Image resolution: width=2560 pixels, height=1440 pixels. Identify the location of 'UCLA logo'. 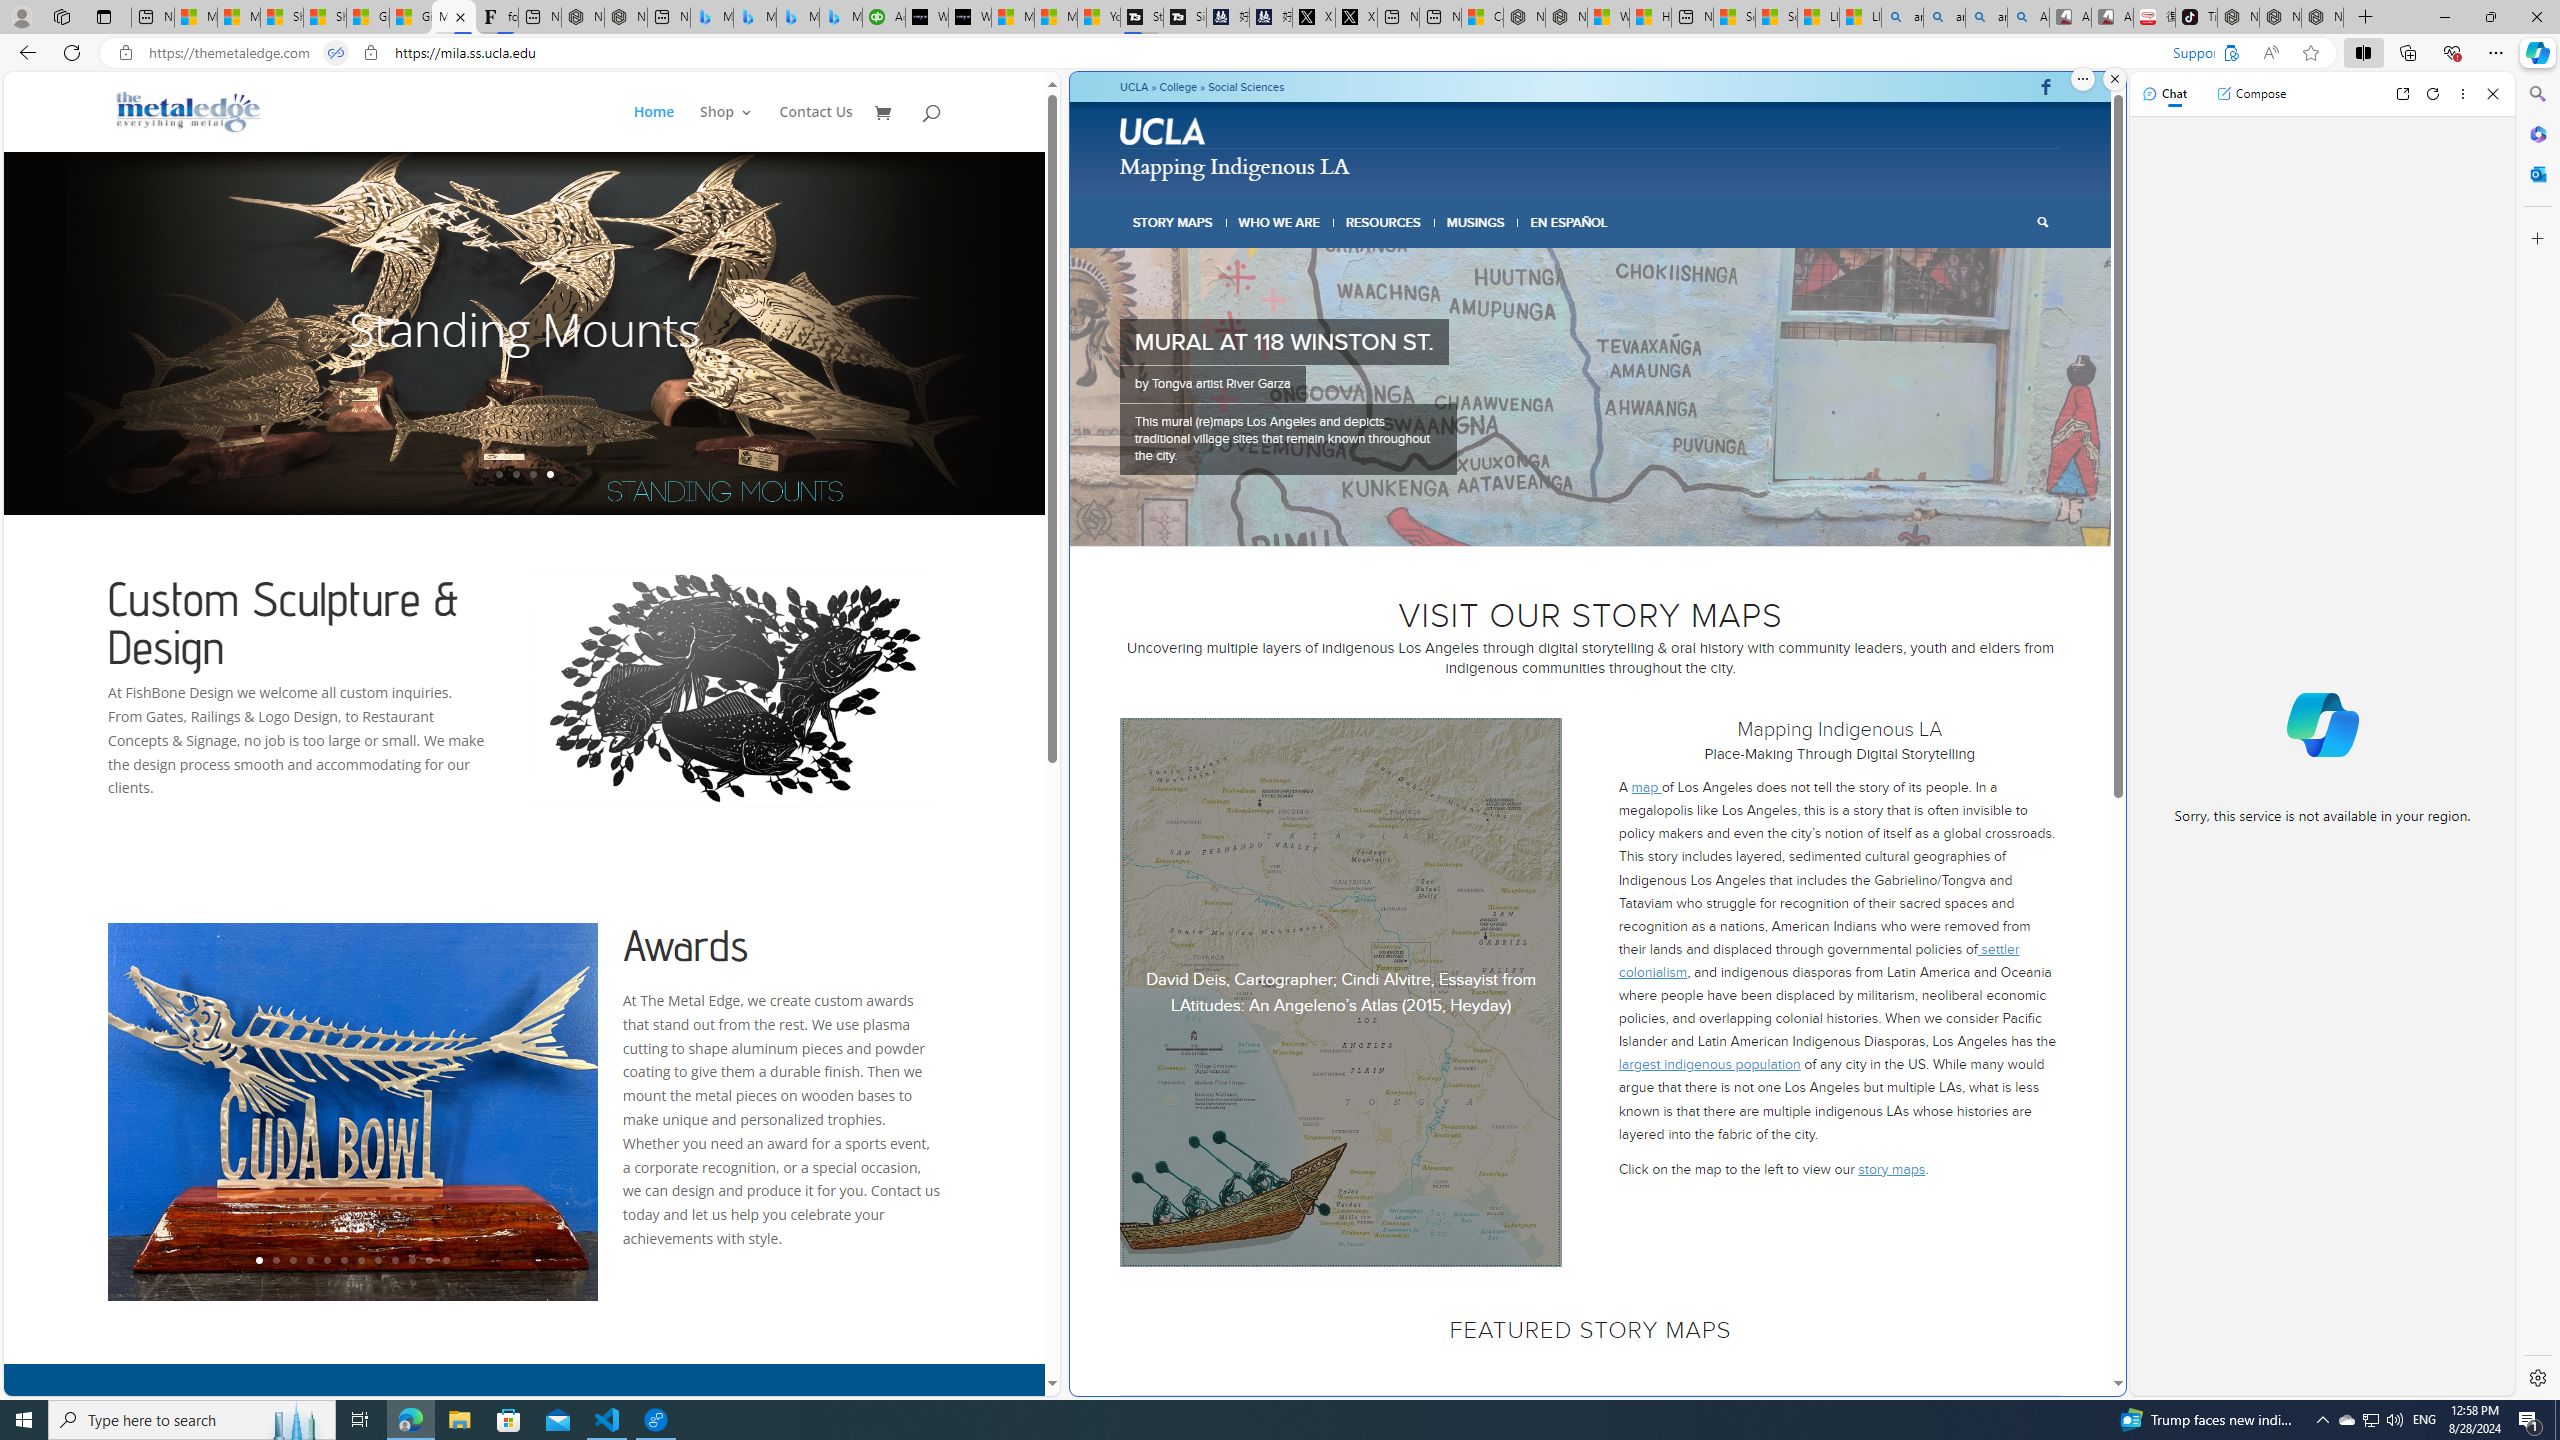
(1162, 130).